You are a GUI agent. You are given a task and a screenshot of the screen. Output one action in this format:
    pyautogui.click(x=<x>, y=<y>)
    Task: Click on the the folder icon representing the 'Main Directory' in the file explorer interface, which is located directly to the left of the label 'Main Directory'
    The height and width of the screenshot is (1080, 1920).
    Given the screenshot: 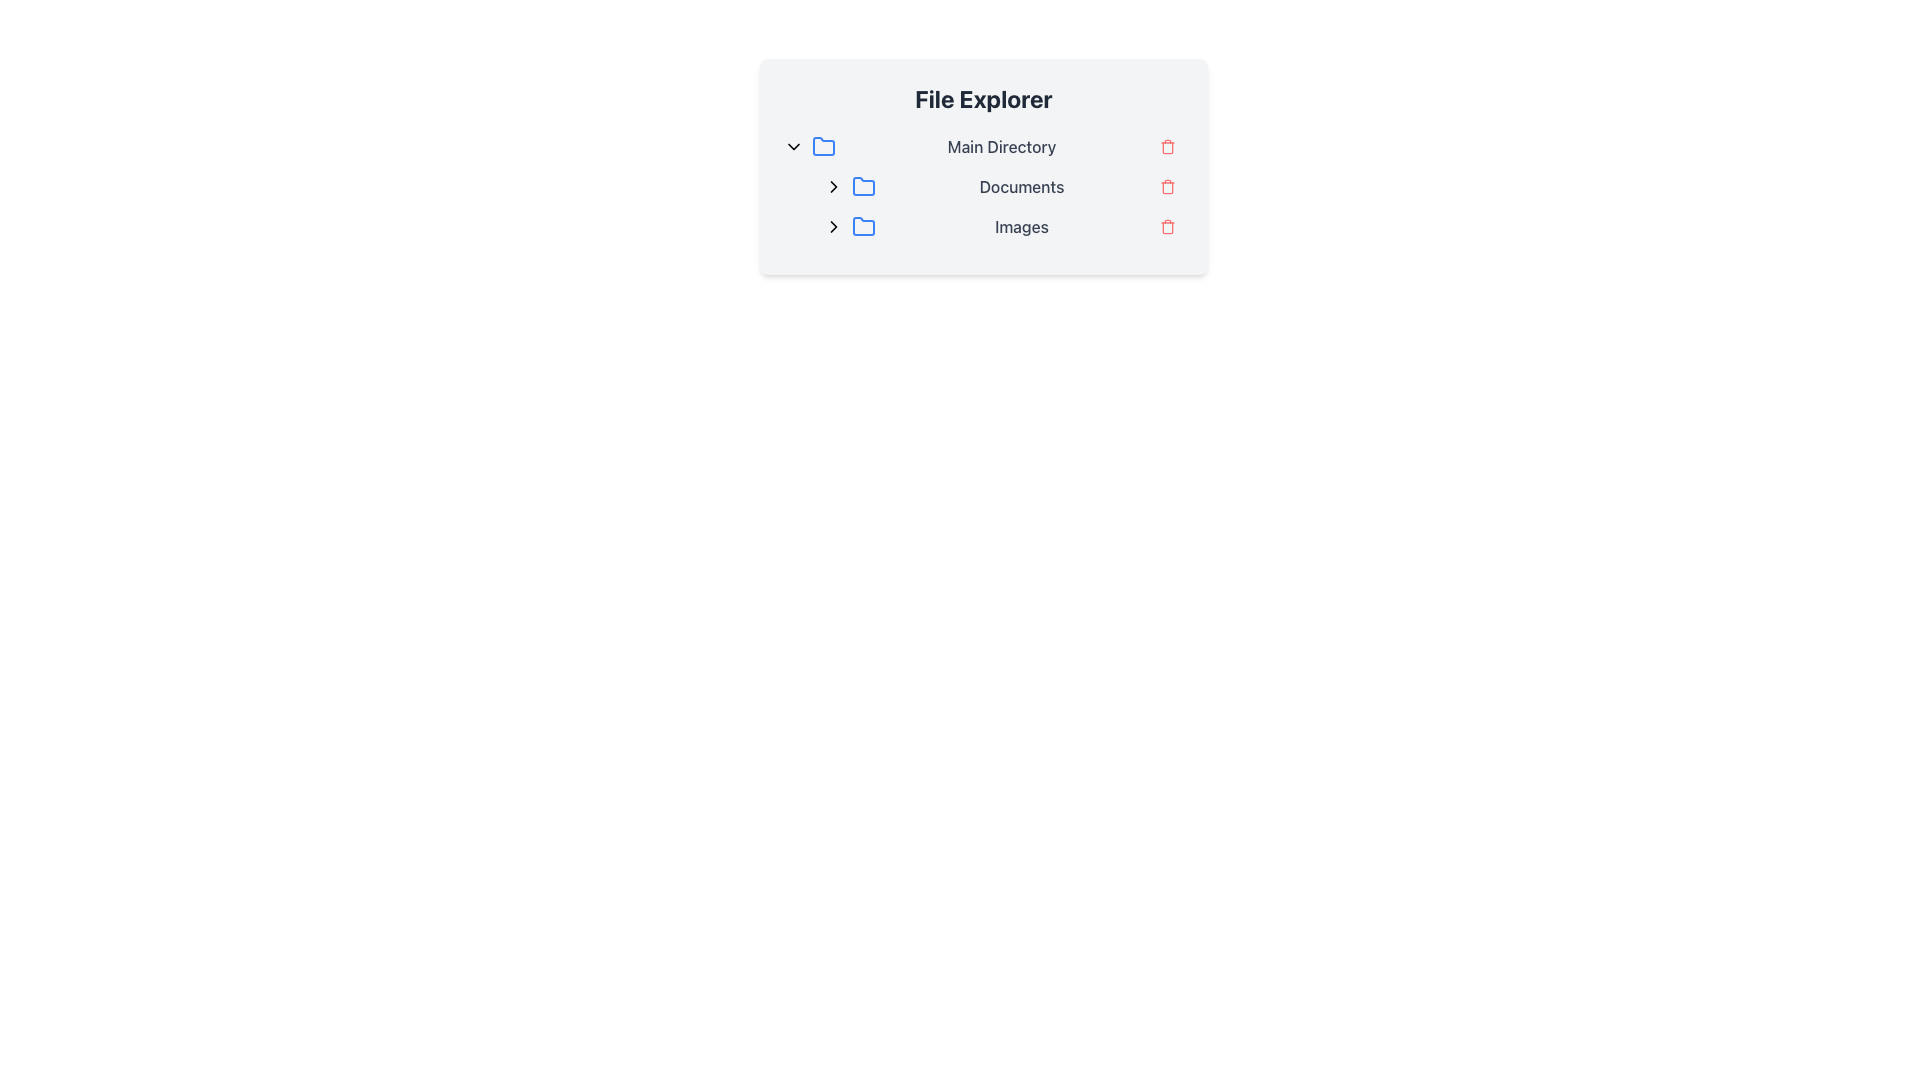 What is the action you would take?
    pyautogui.click(x=824, y=145)
    